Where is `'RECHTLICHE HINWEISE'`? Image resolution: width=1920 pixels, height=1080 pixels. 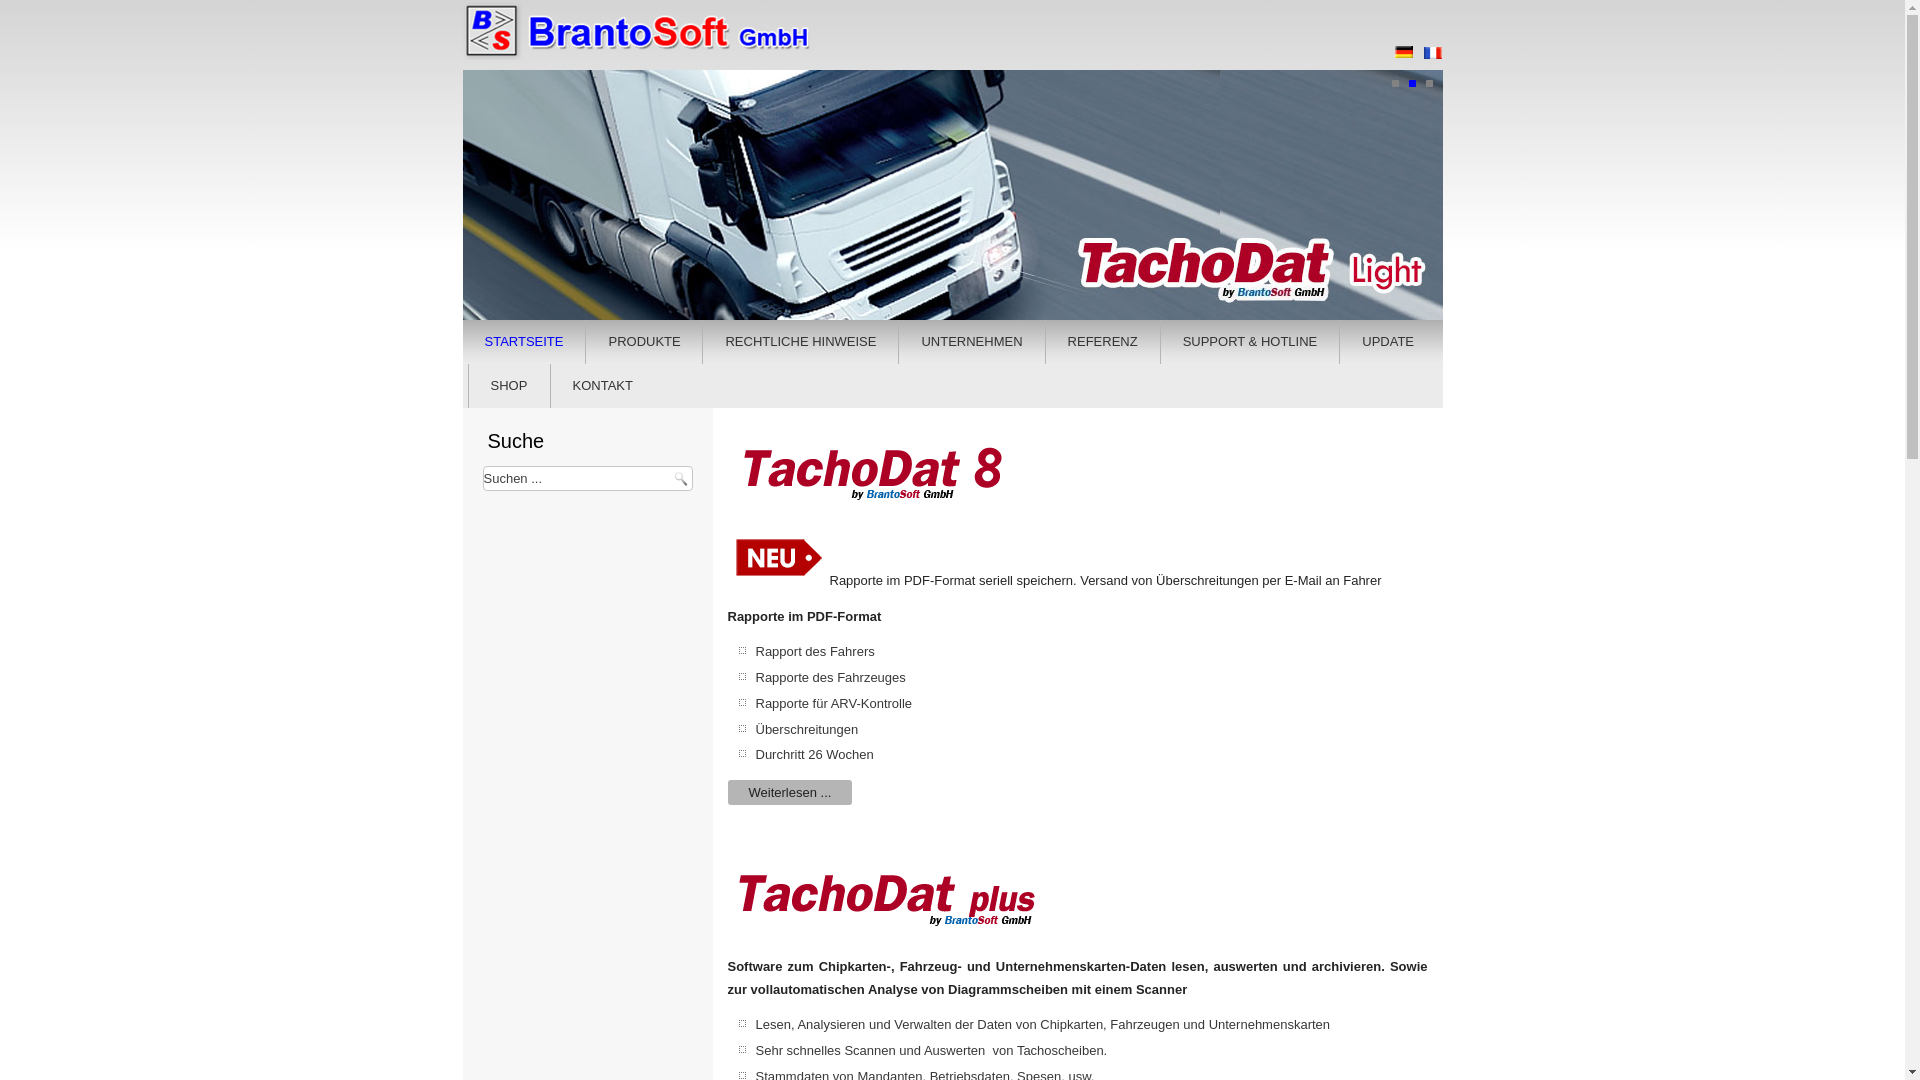 'RECHTLICHE HINWEISE' is located at coordinates (800, 341).